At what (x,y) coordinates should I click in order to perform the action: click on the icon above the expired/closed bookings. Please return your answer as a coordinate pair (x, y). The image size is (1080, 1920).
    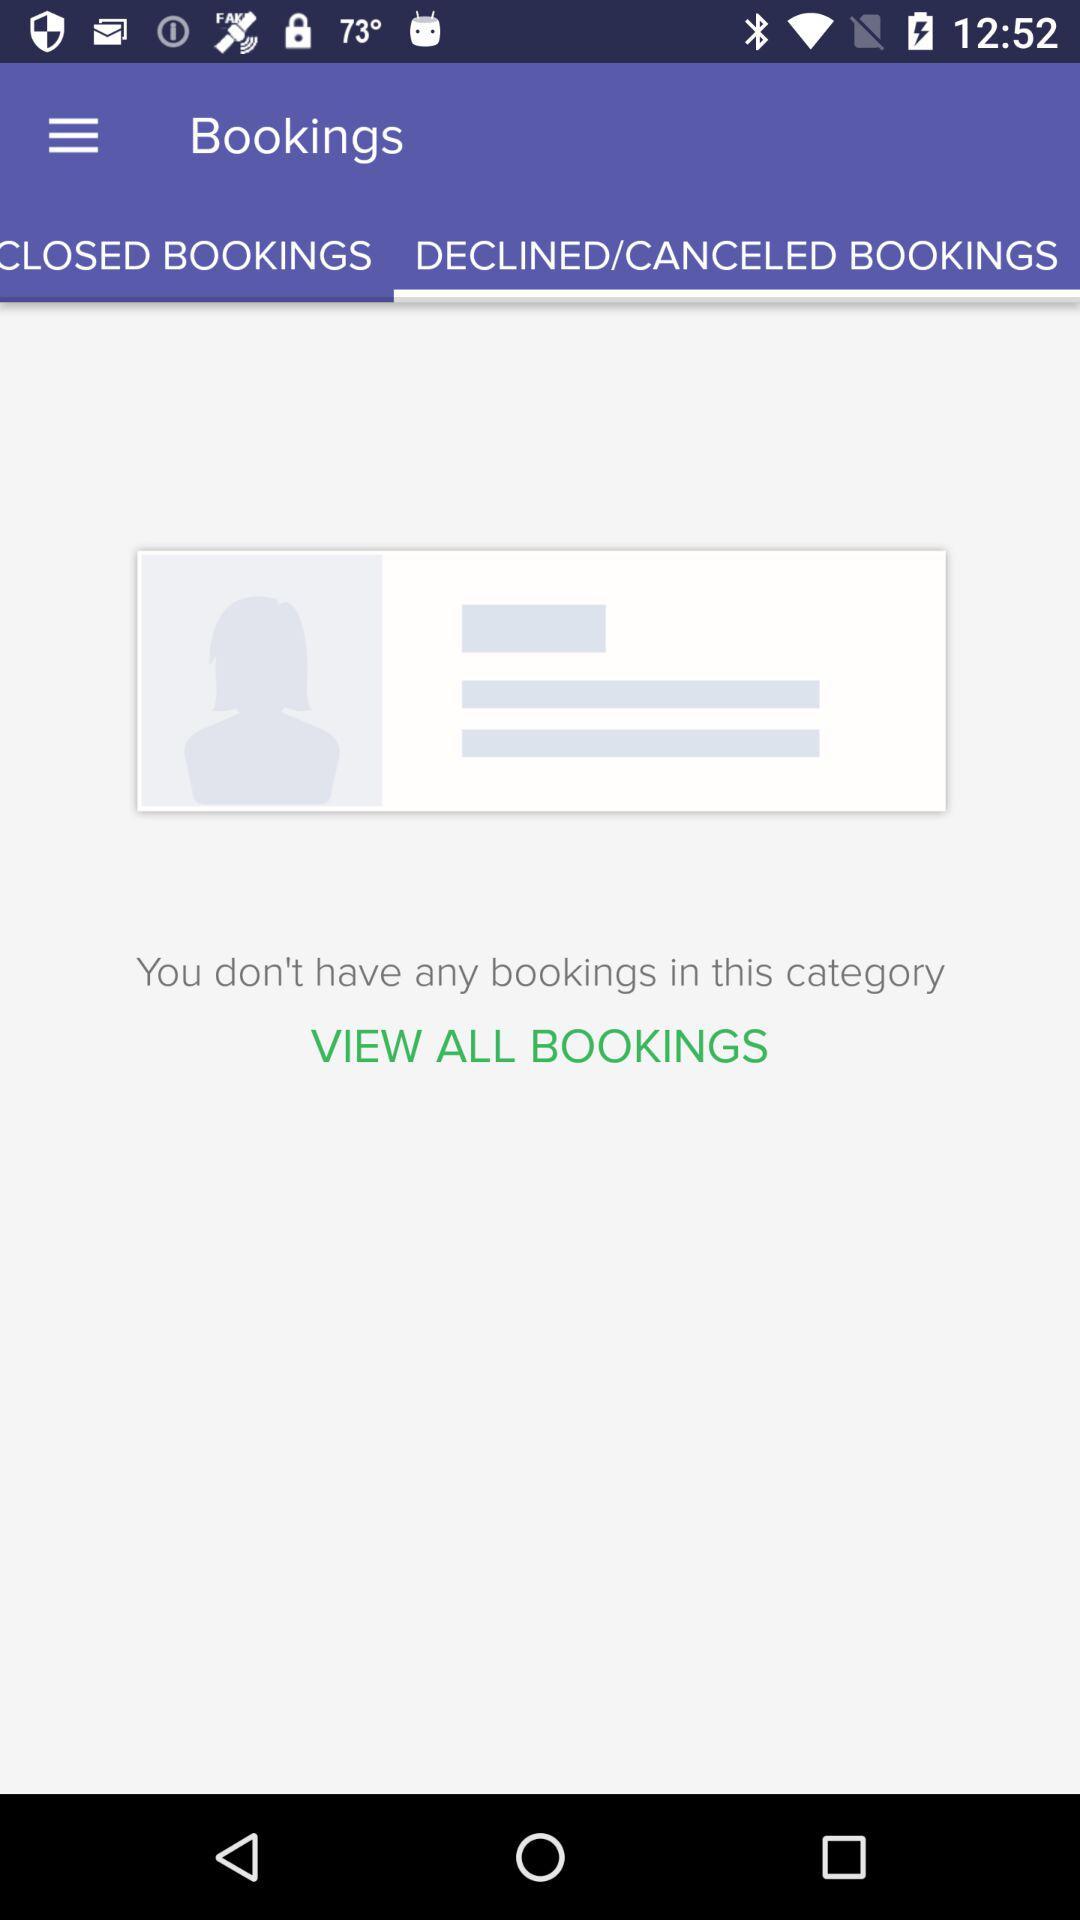
    Looking at the image, I should click on (72, 135).